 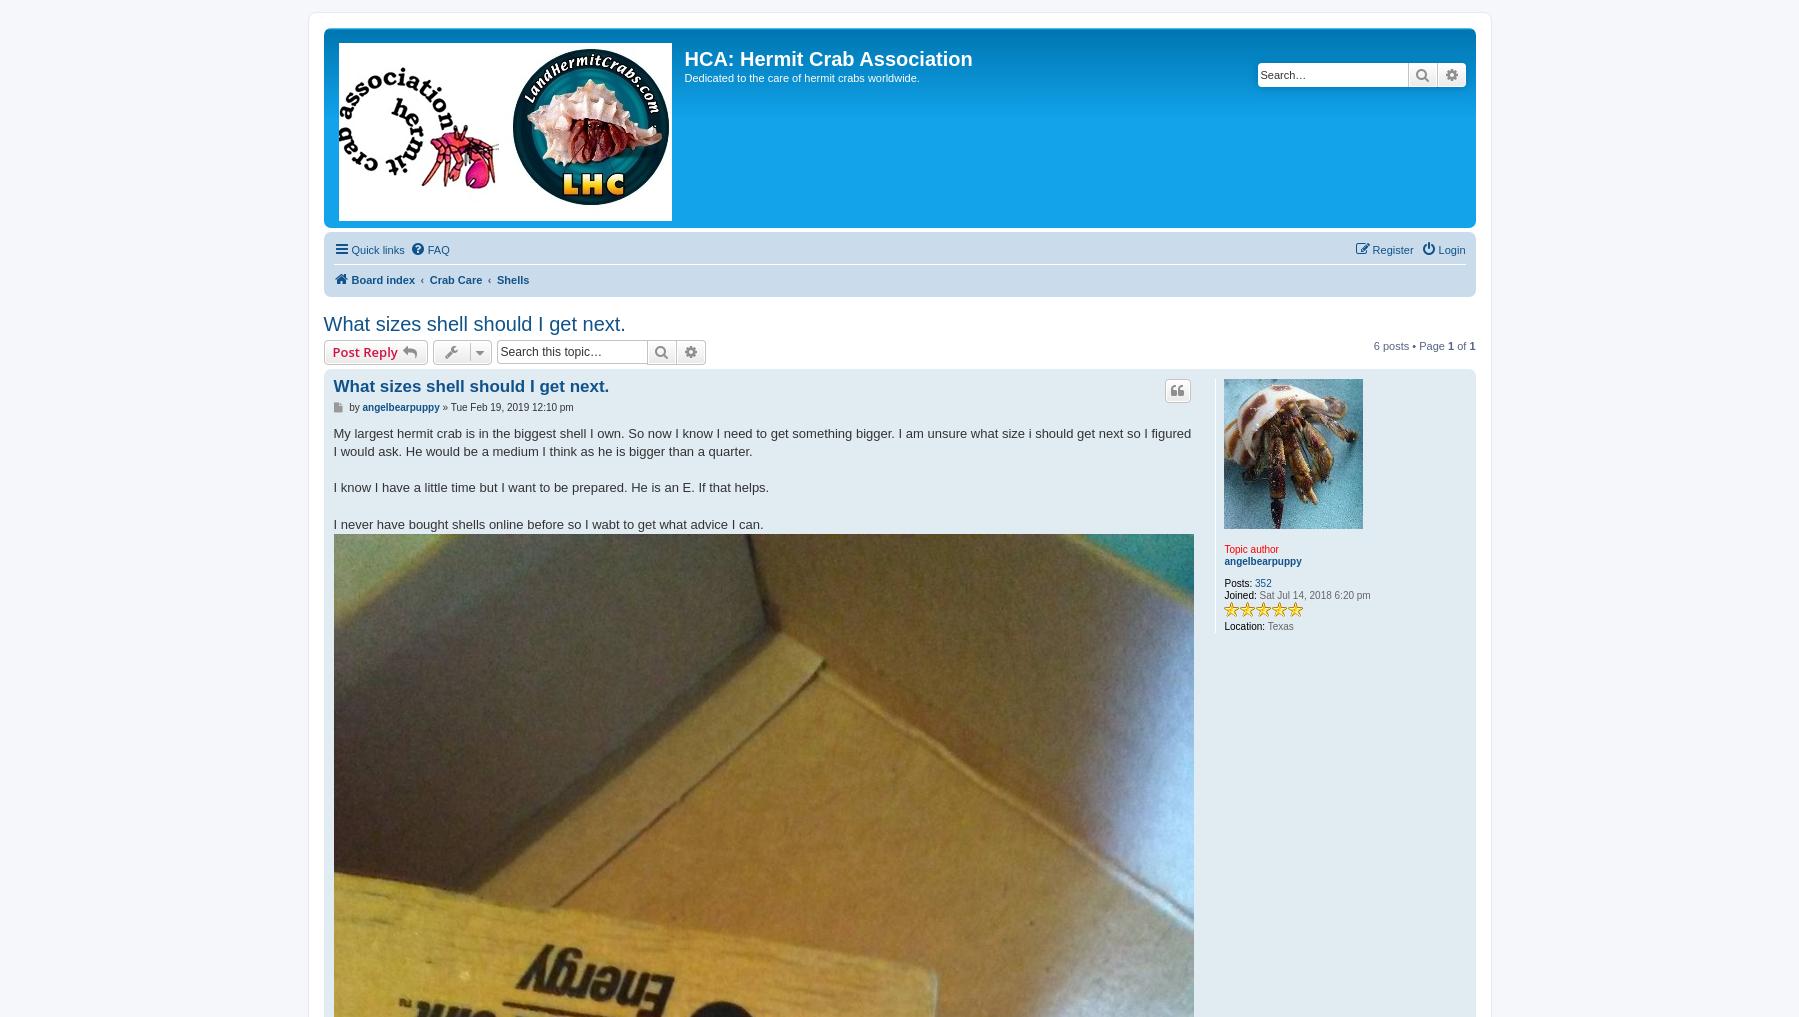 What do you see at coordinates (800, 78) in the screenshot?
I see `'Dedicated to the care of hermit crabs worldwide.'` at bounding box center [800, 78].